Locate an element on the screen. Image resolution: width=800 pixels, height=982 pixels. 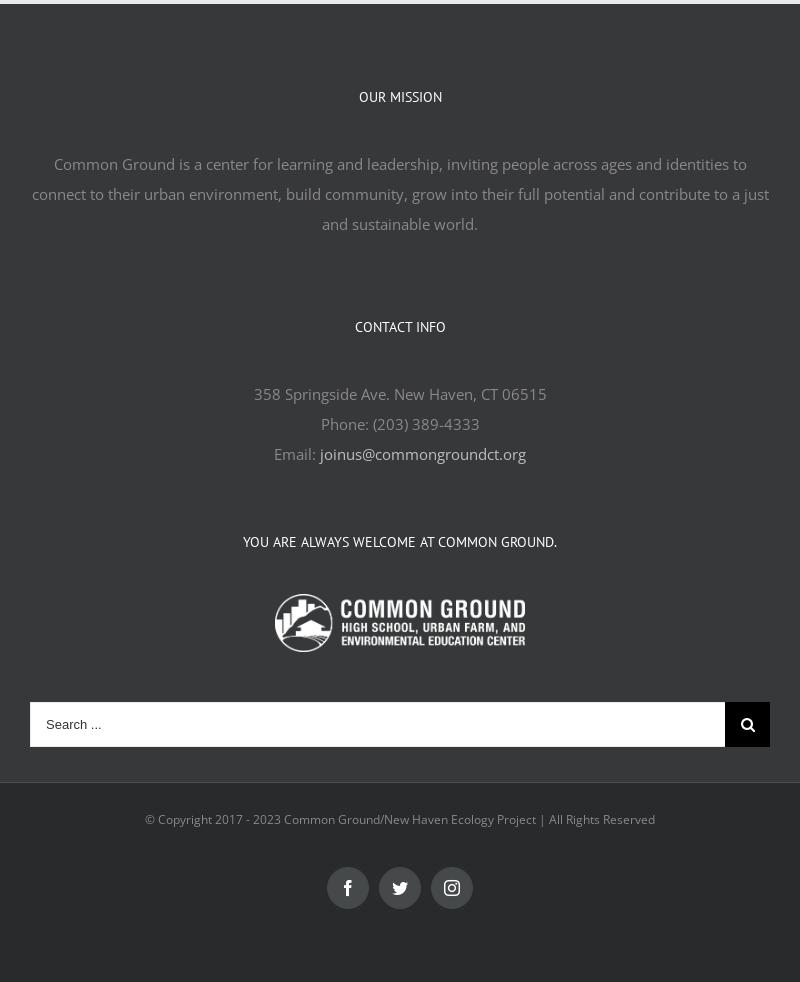
'joinus@commongroundct.org' is located at coordinates (423, 453).